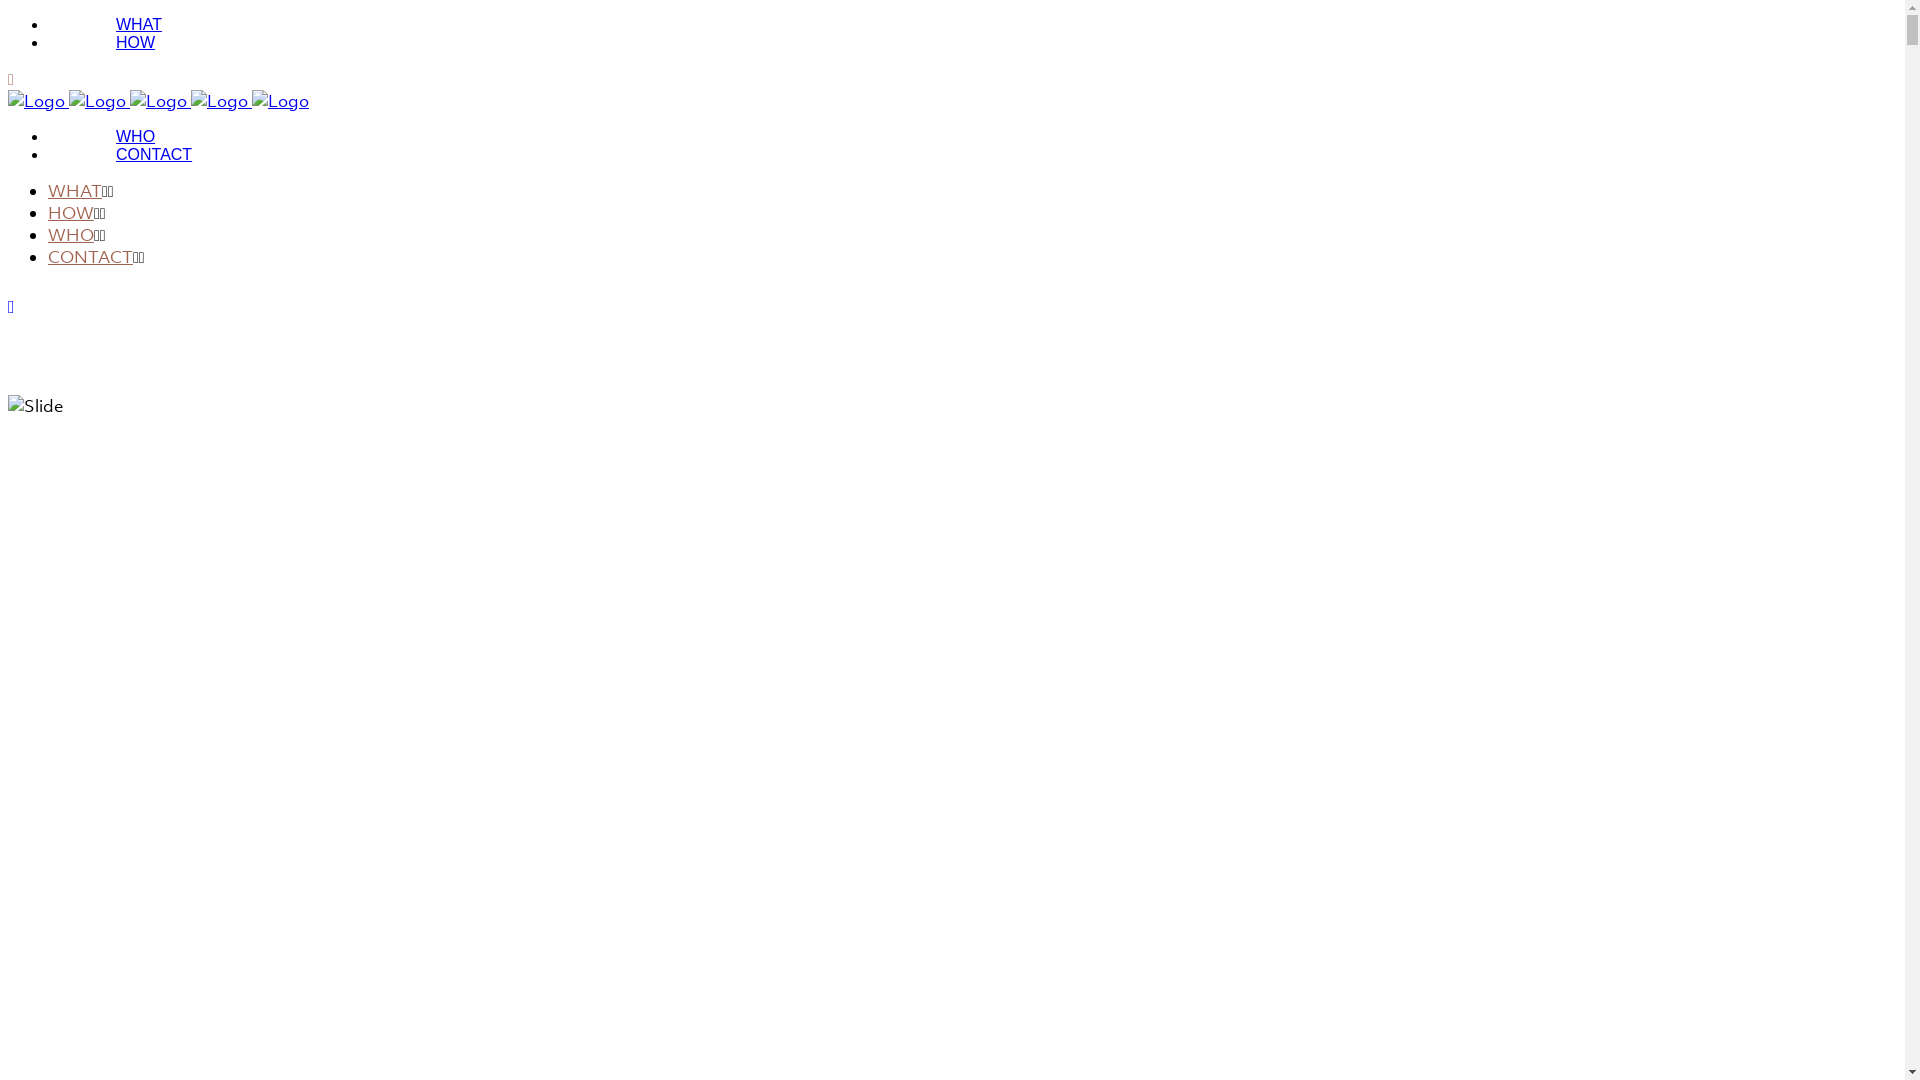 Image resolution: width=1920 pixels, height=1080 pixels. Describe the element at coordinates (48, 42) in the screenshot. I see `'HOW'` at that location.